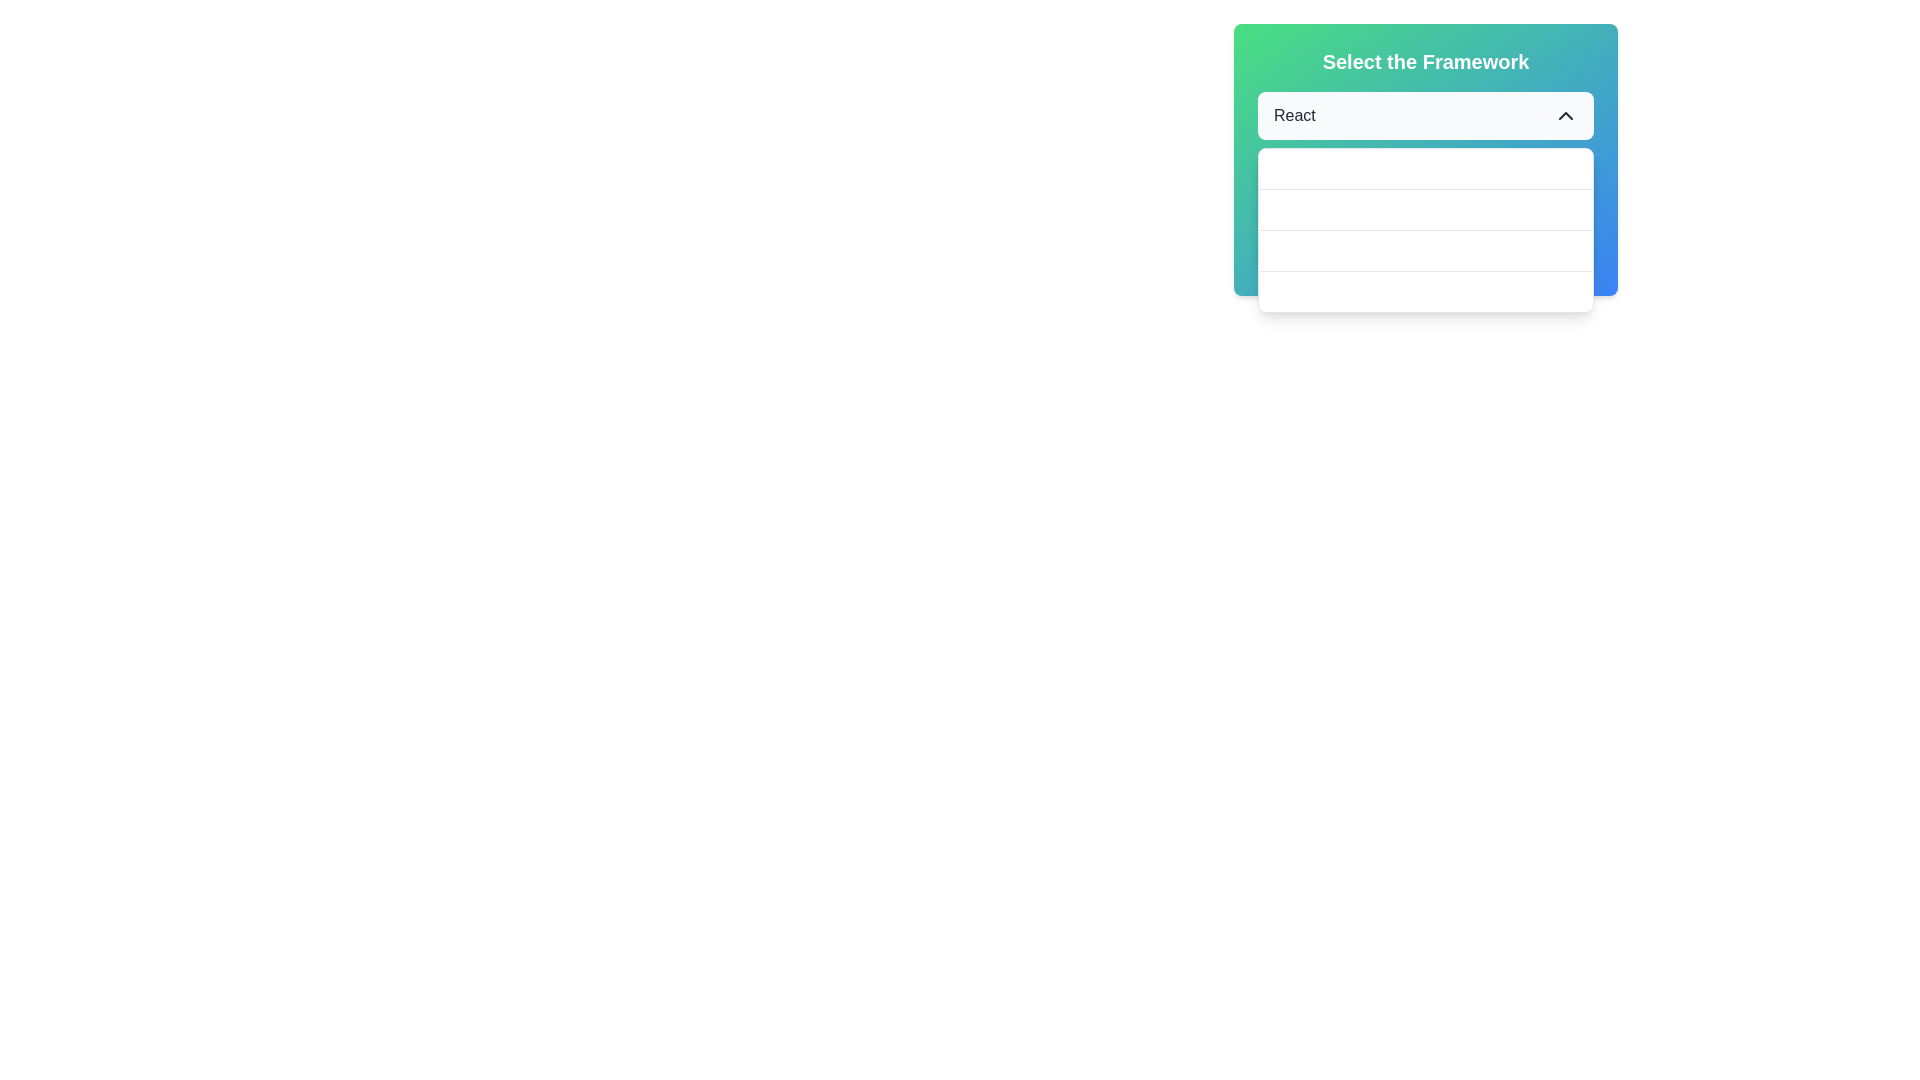 Image resolution: width=1920 pixels, height=1080 pixels. What do you see at coordinates (1424, 210) in the screenshot?
I see `the dropdown list item displaying 'Vue'` at bounding box center [1424, 210].